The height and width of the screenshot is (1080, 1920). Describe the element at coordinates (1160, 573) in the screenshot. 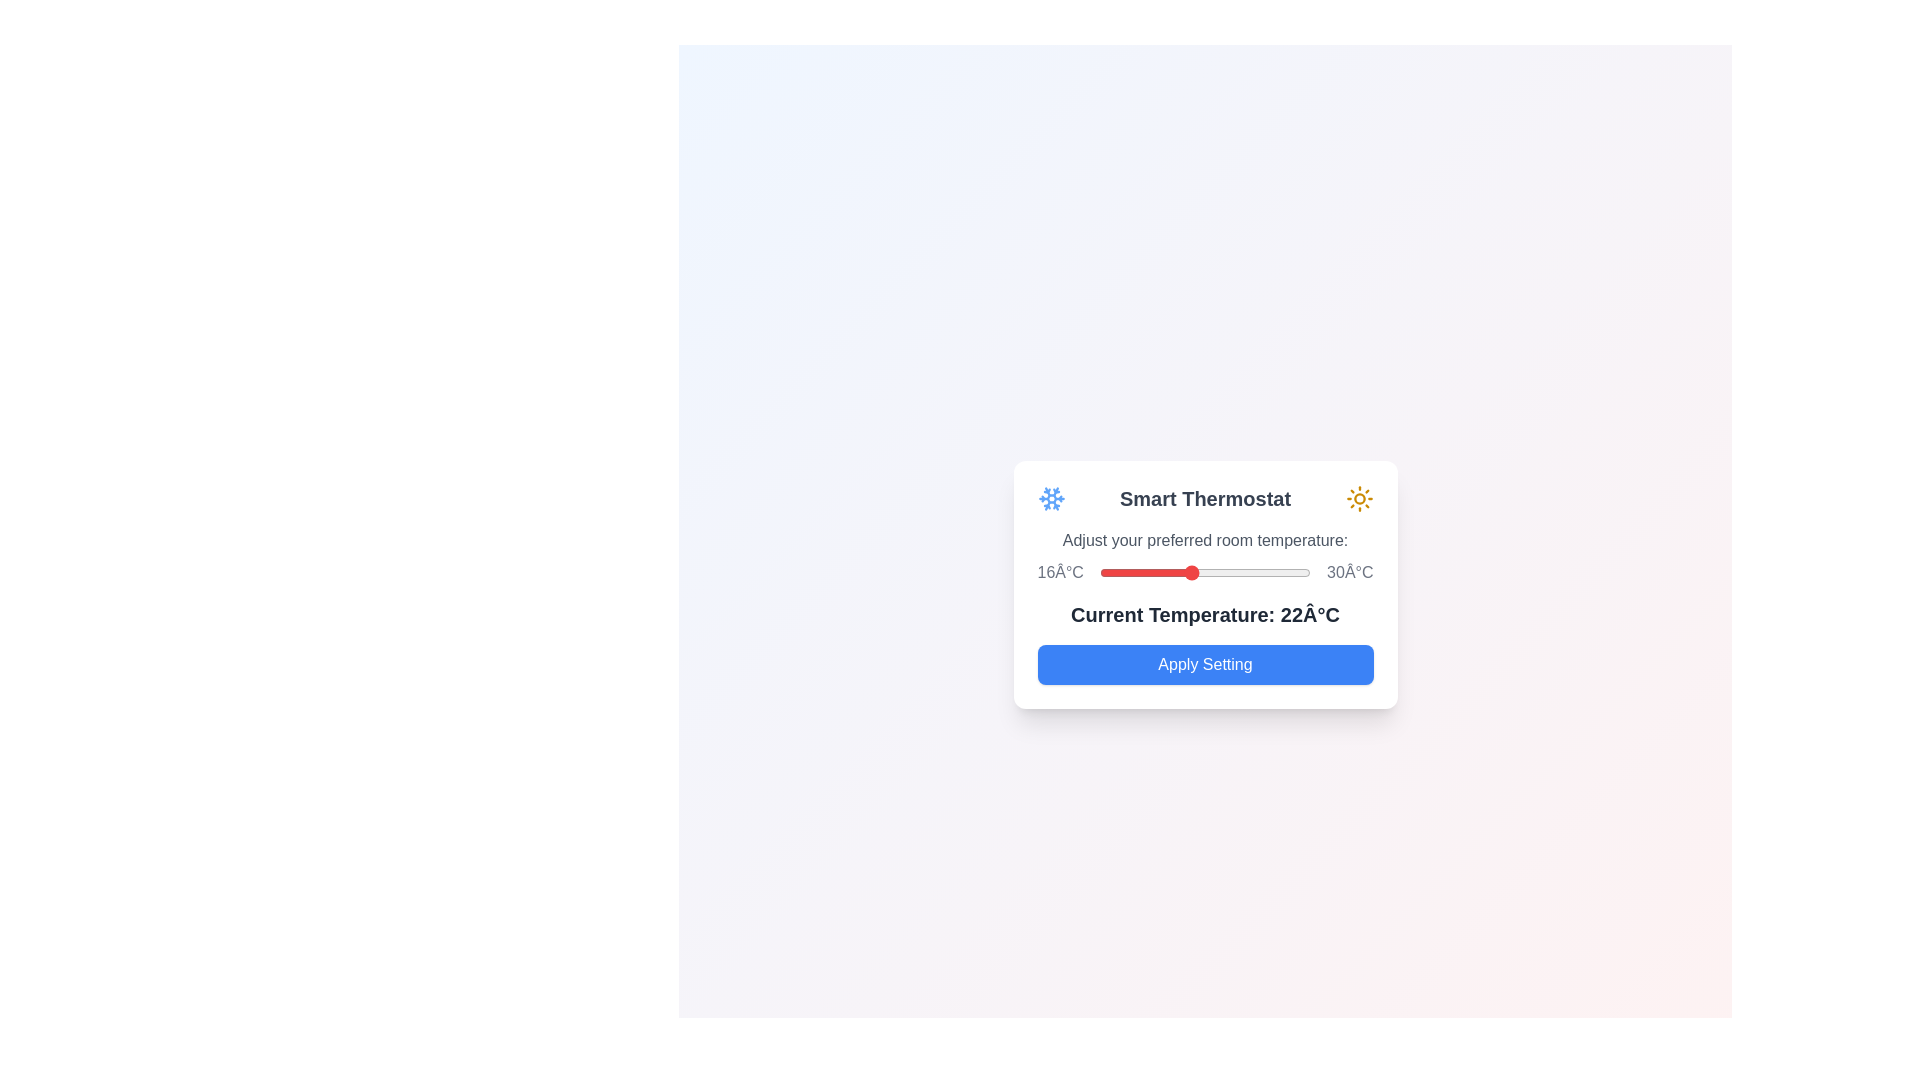

I see `the temperature slider to set the temperature to 20°C` at that location.